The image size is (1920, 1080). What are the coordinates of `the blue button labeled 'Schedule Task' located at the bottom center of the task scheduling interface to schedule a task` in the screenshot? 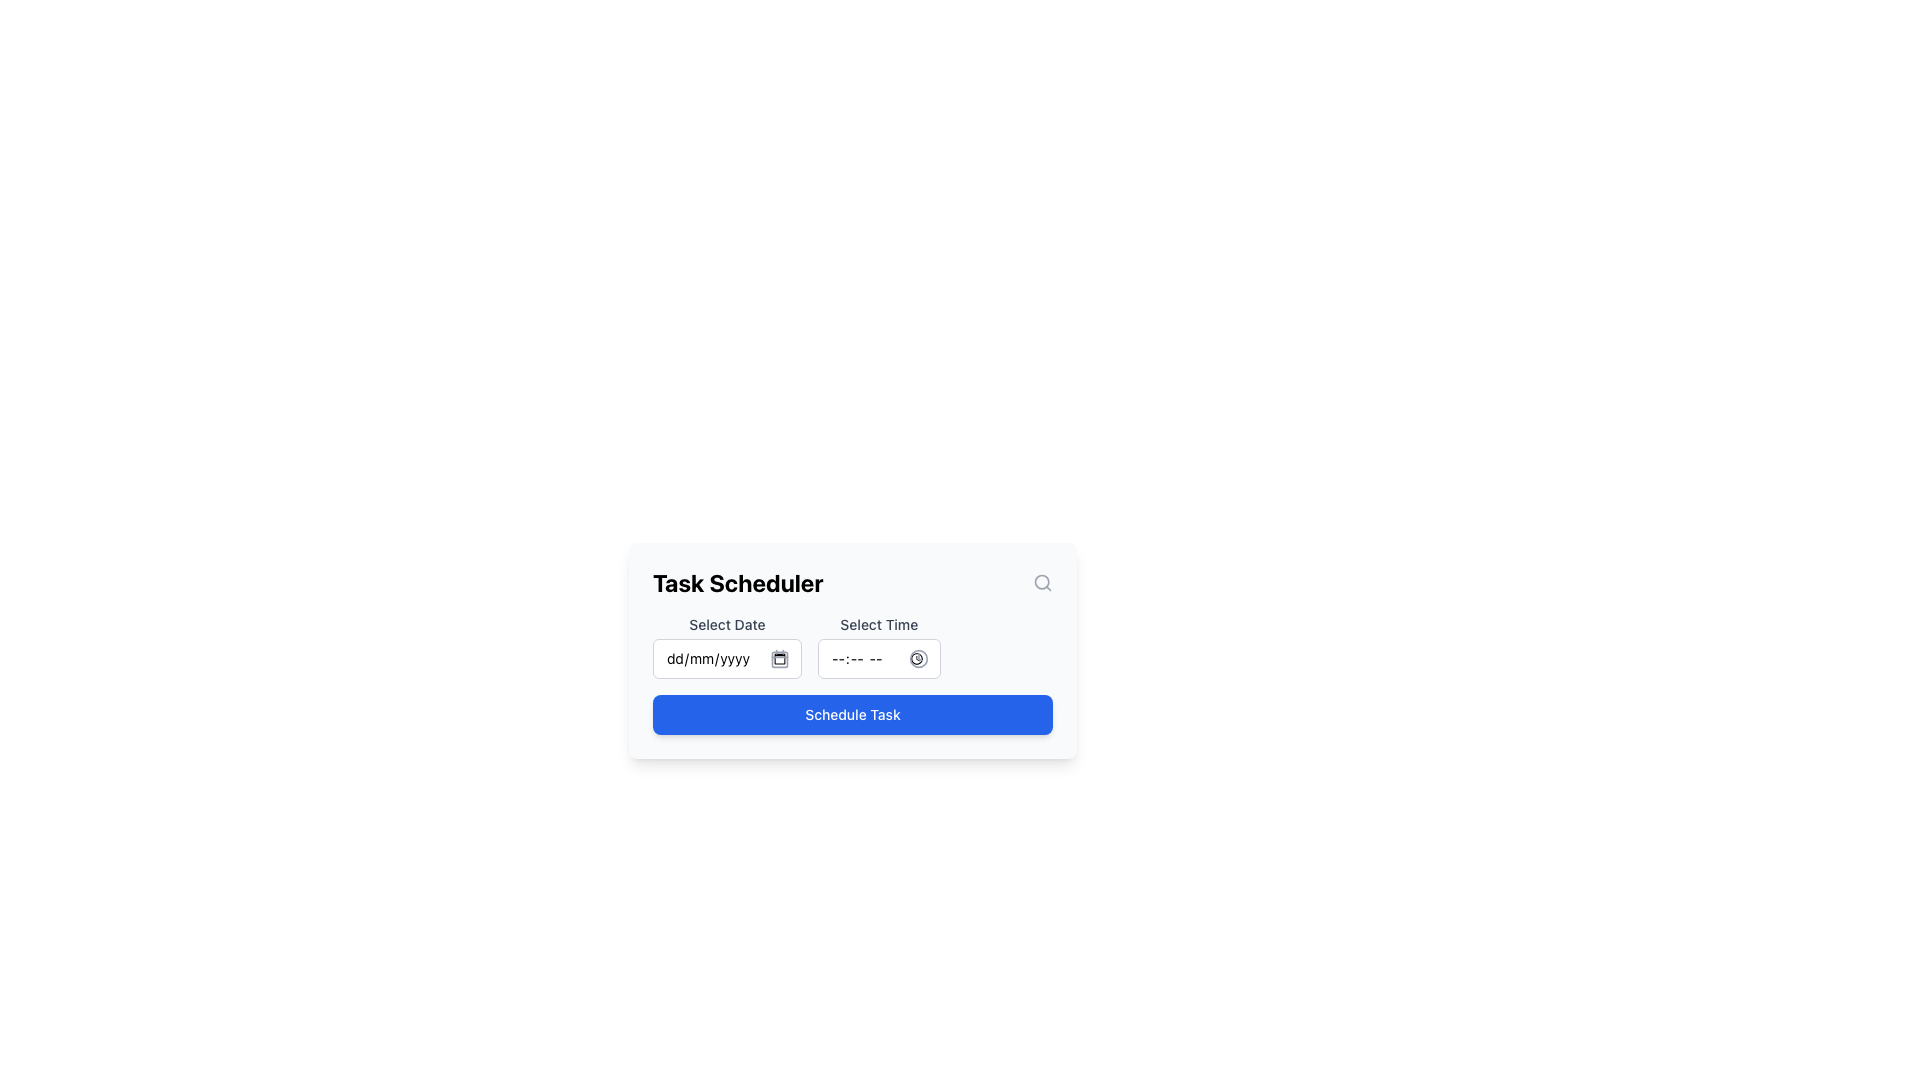 It's located at (853, 727).